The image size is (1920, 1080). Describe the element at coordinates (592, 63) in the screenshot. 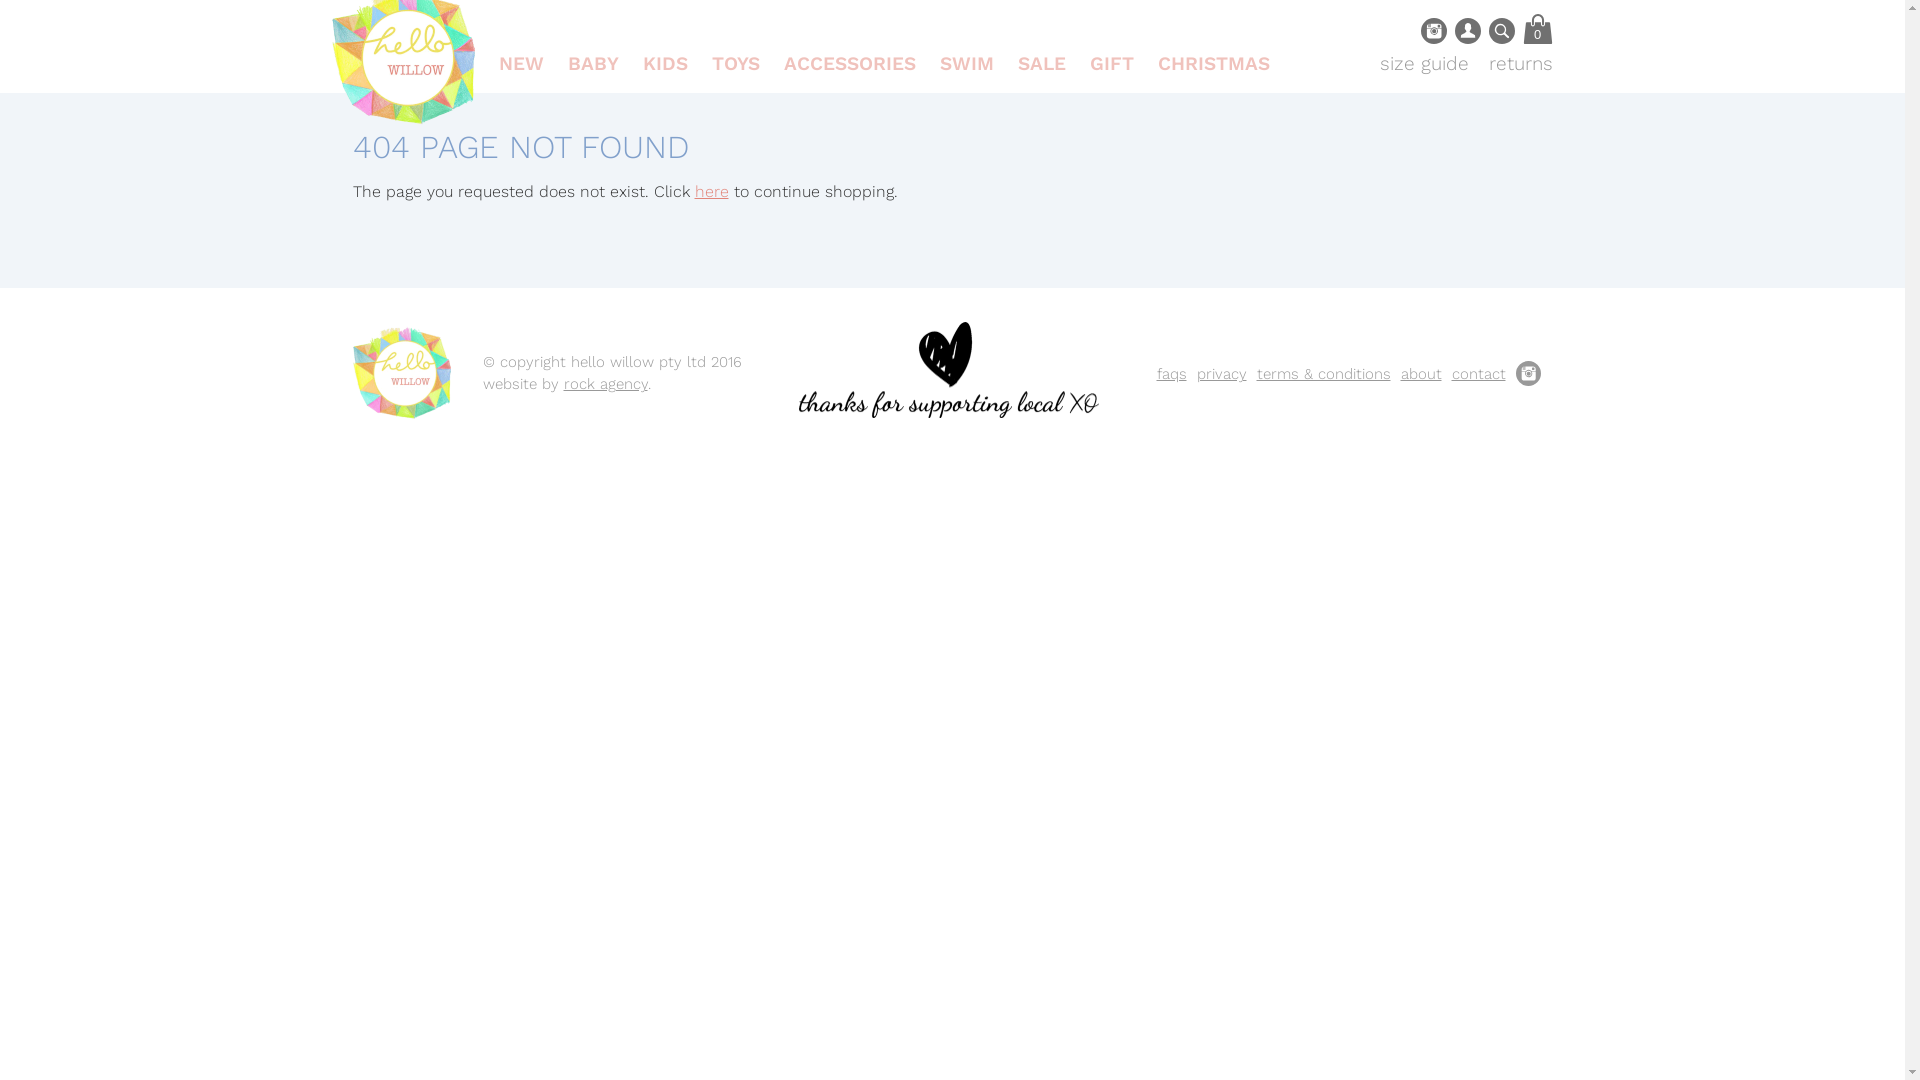

I see `'BABY'` at that location.